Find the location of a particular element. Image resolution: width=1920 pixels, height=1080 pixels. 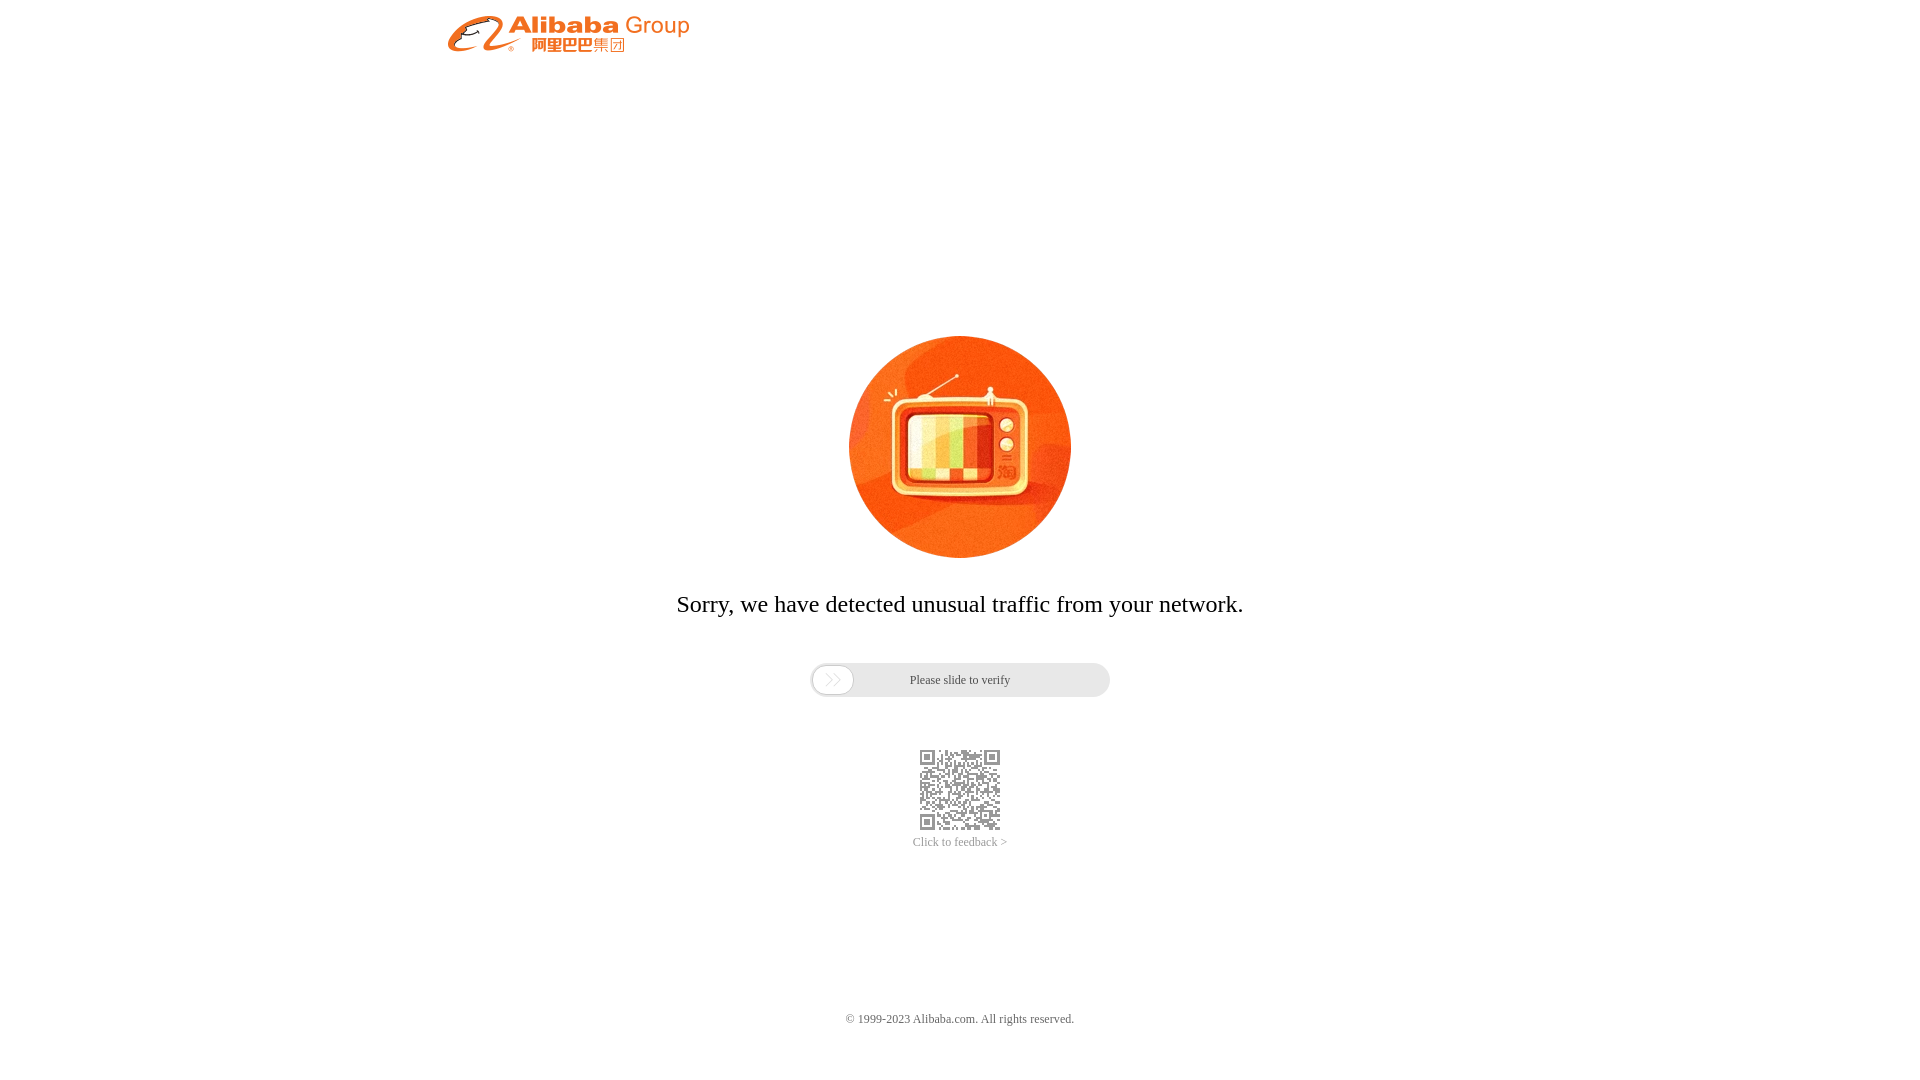

'Click to feedback >' is located at coordinates (960, 842).